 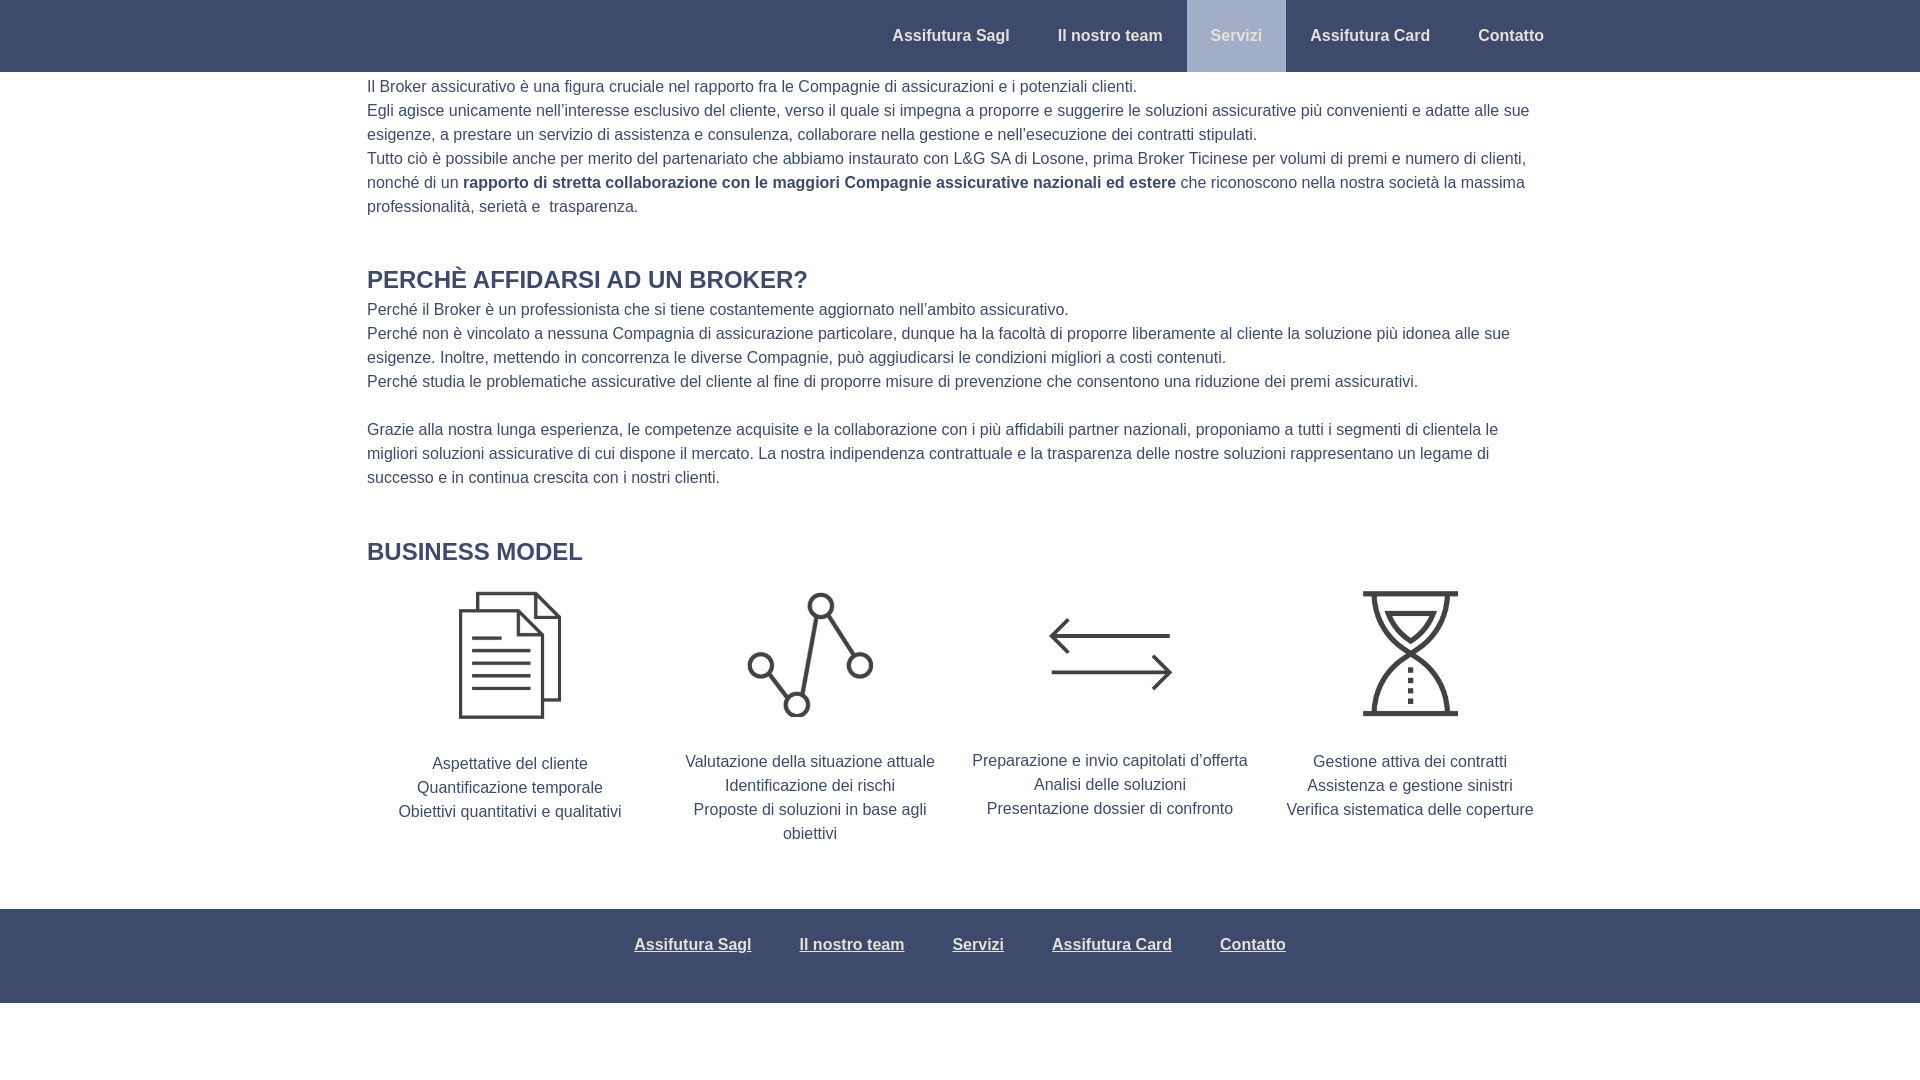 What do you see at coordinates (692, 945) in the screenshot?
I see `'Assifutura Sagl'` at bounding box center [692, 945].